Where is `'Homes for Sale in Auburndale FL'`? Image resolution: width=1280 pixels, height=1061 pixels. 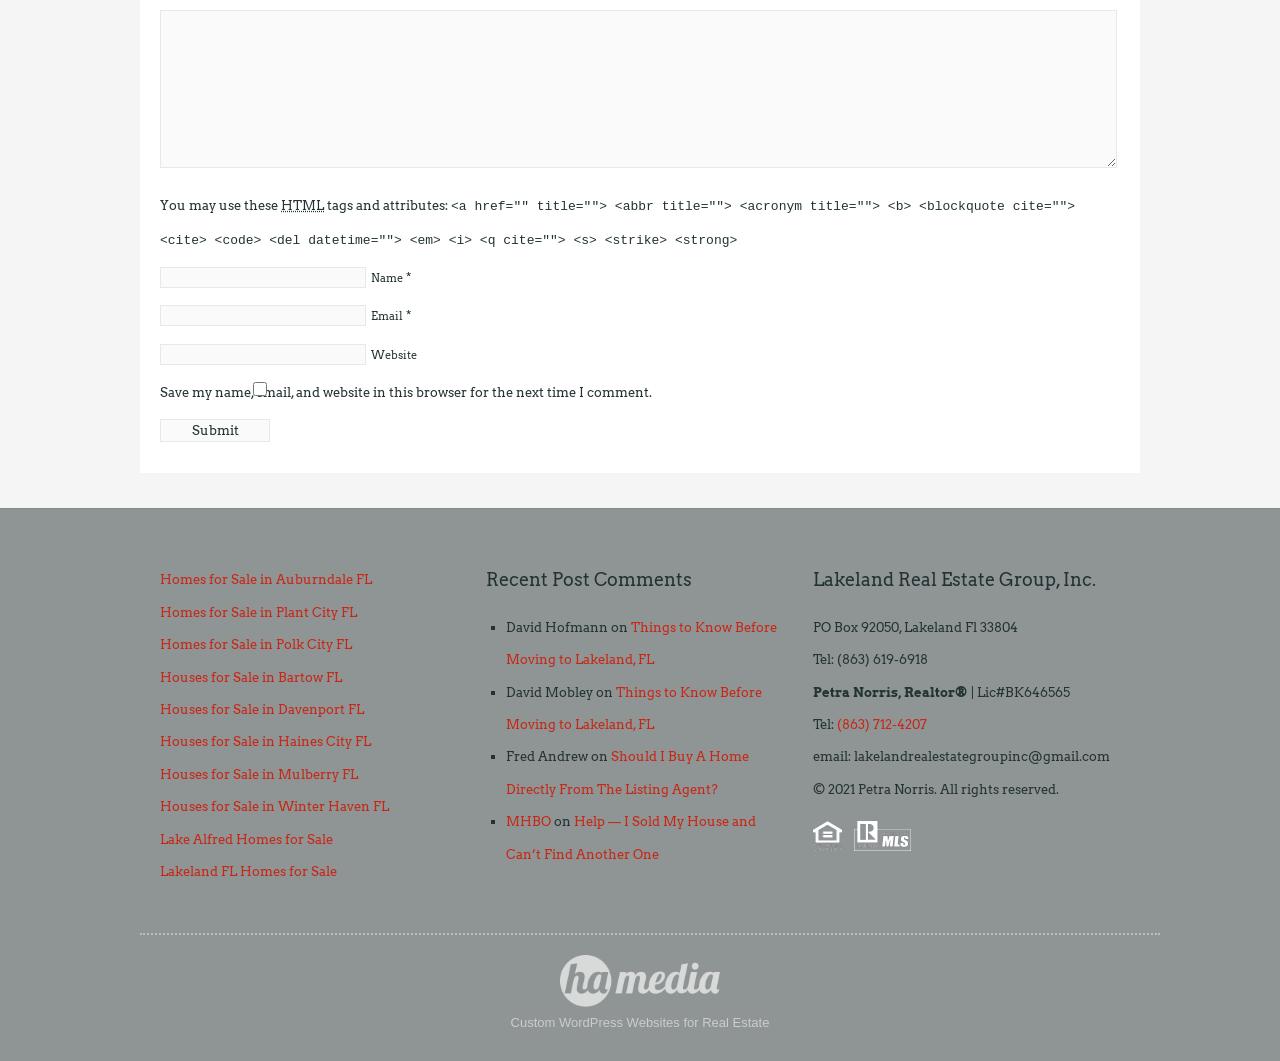
'Homes for Sale in Auburndale FL' is located at coordinates (264, 578).